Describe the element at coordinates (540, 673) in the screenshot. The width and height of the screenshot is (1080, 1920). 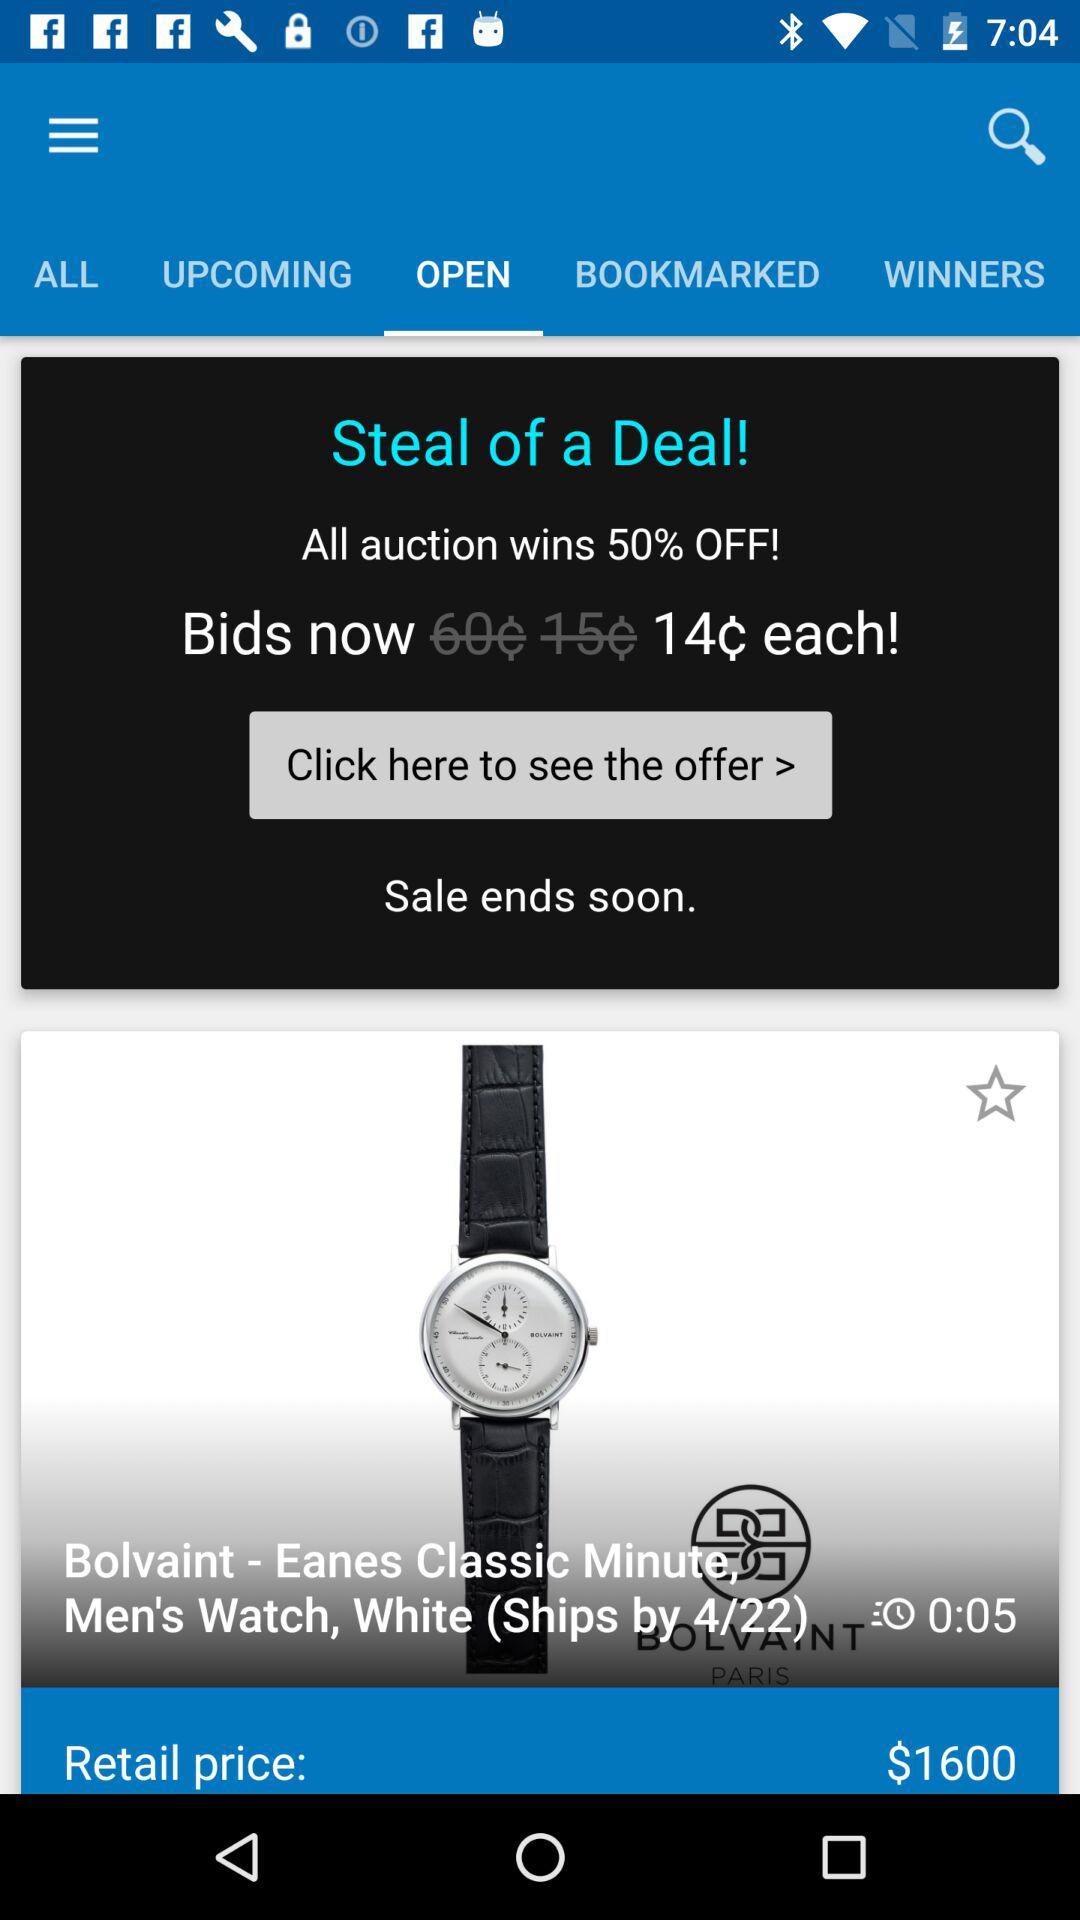
I see `sale offer` at that location.